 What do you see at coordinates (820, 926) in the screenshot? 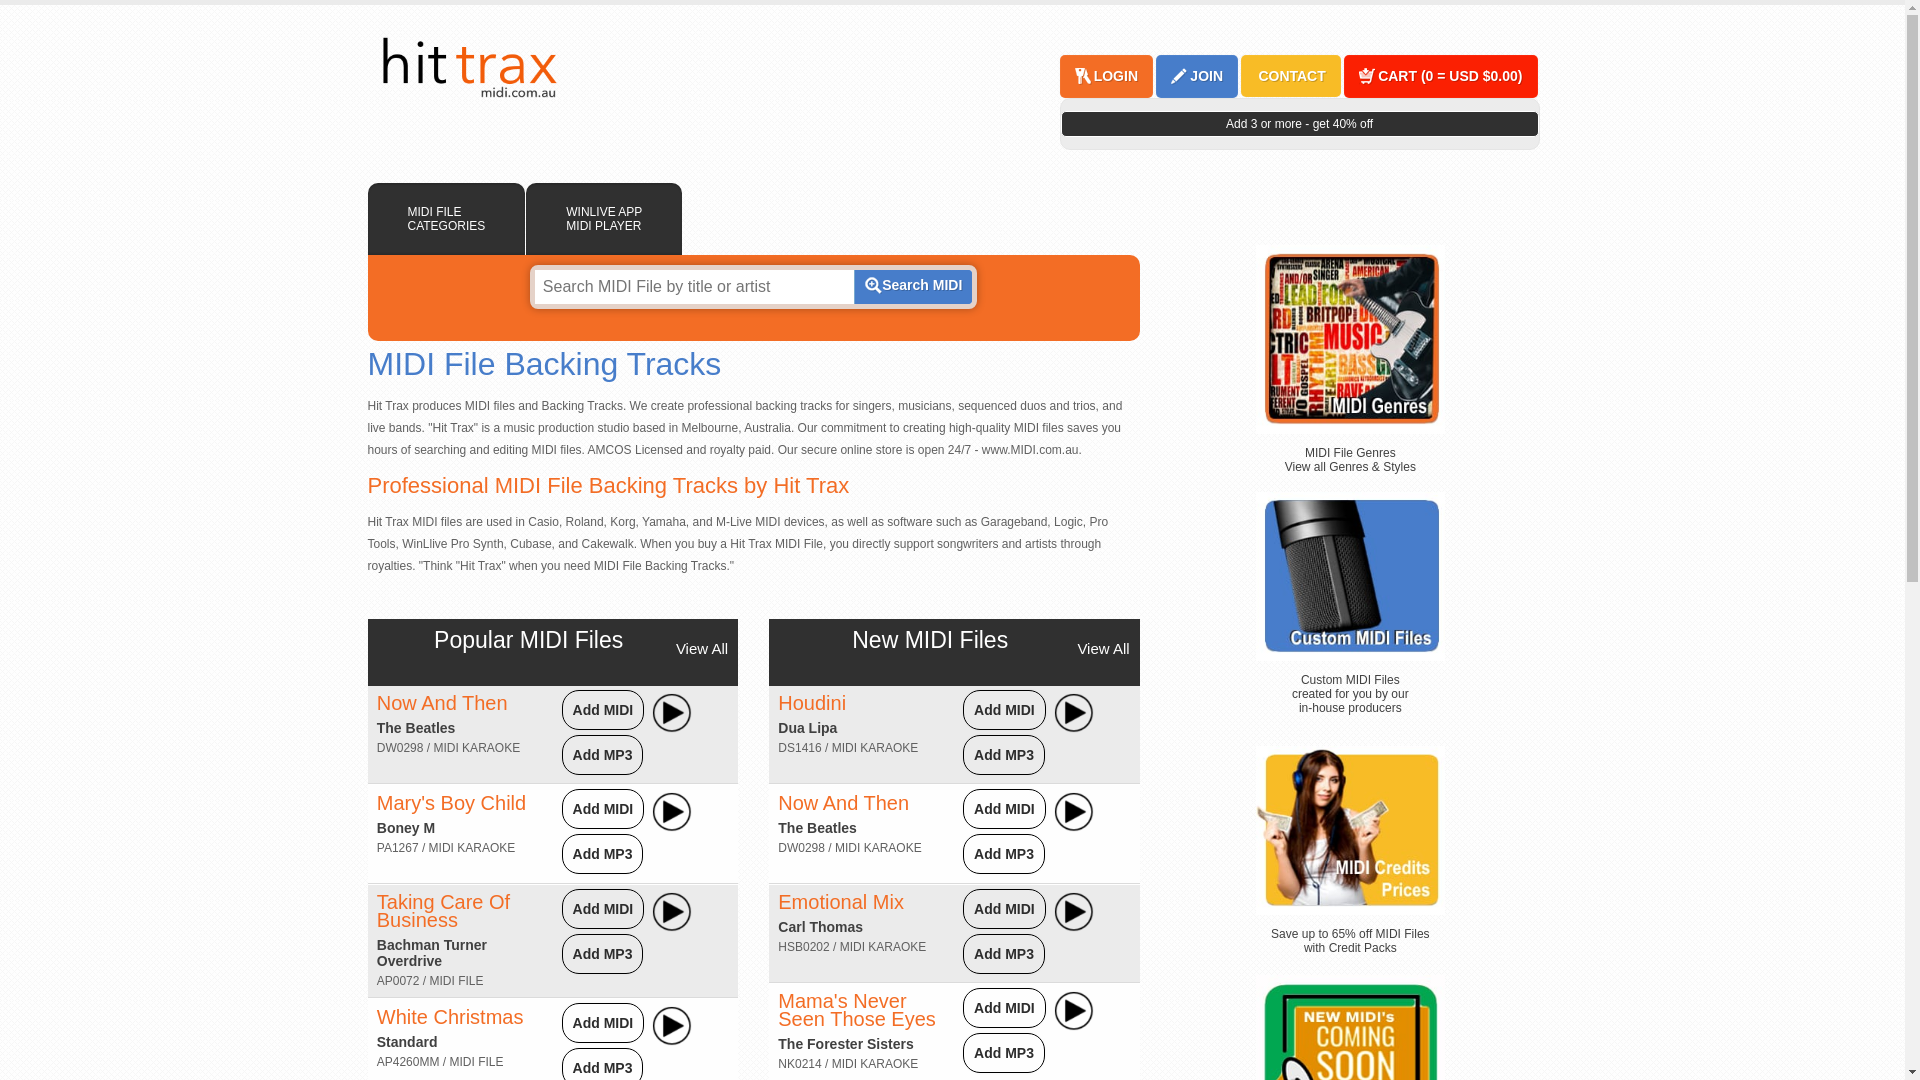
I see `'Carl Thomas'` at bounding box center [820, 926].